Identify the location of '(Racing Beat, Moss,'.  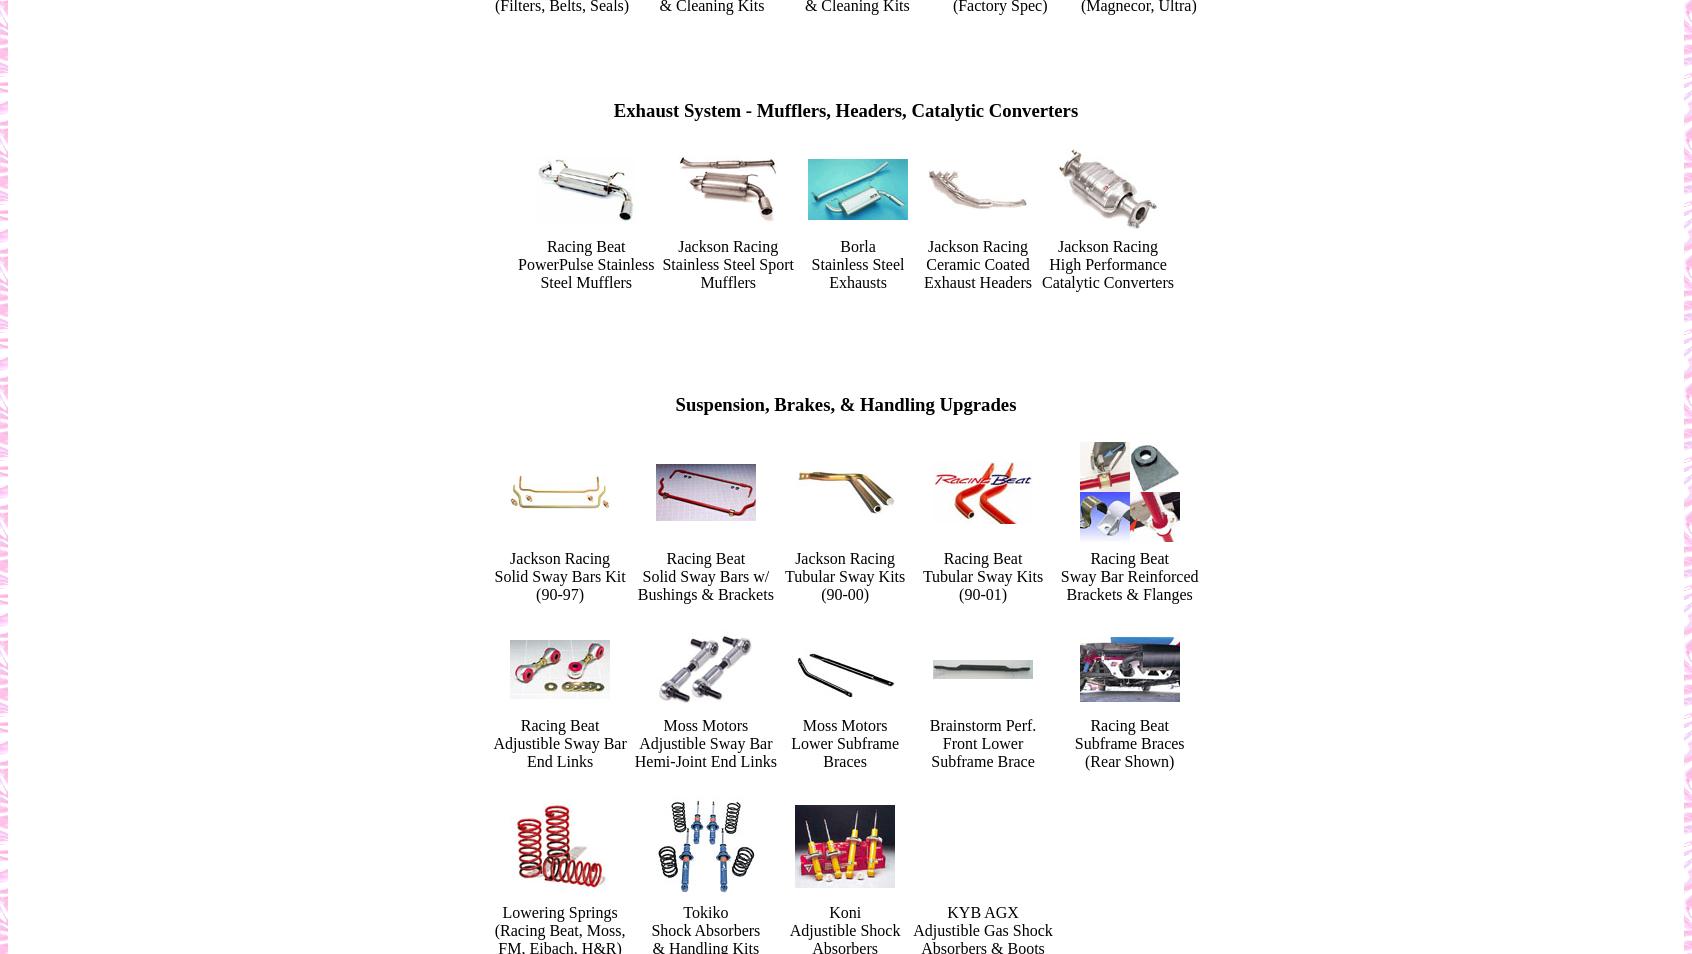
(559, 930).